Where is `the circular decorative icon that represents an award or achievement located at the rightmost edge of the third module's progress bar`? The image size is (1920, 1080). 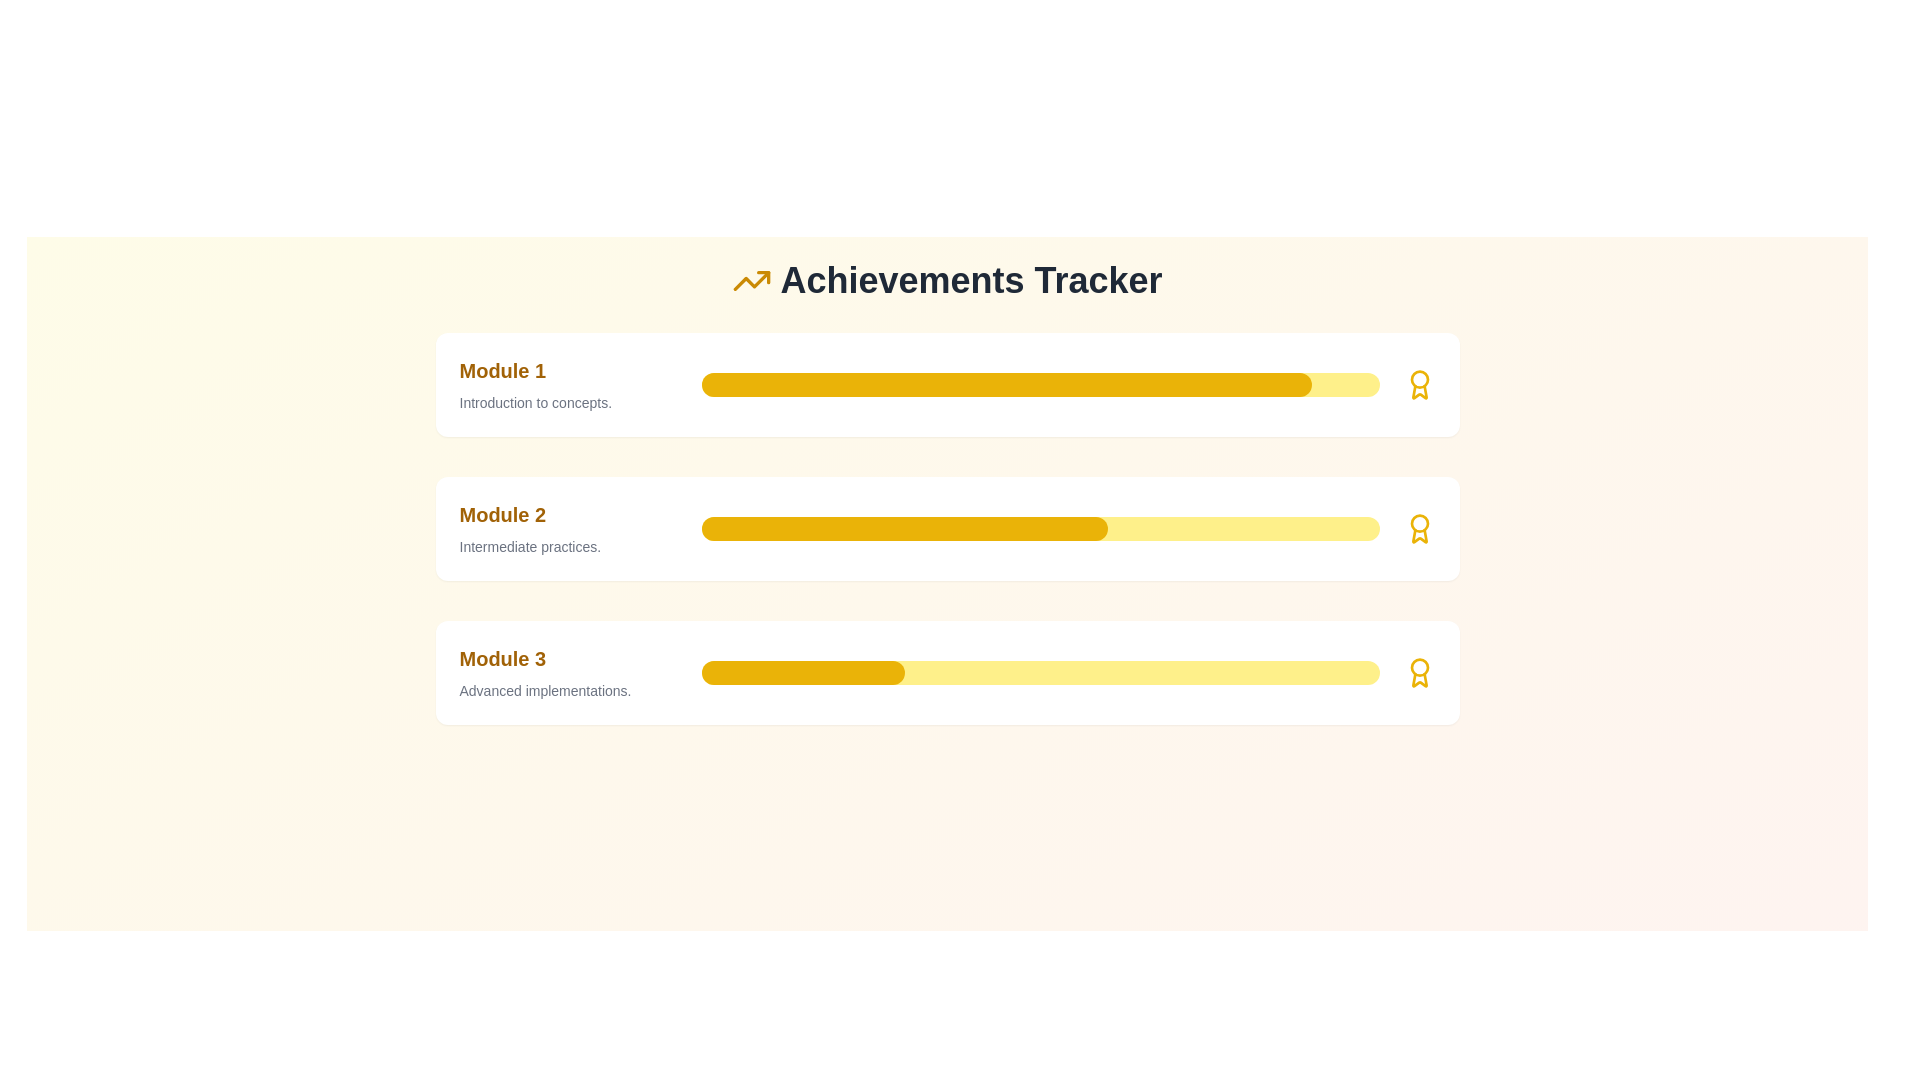
the circular decorative icon that represents an award or achievement located at the rightmost edge of the third module's progress bar is located at coordinates (1418, 667).